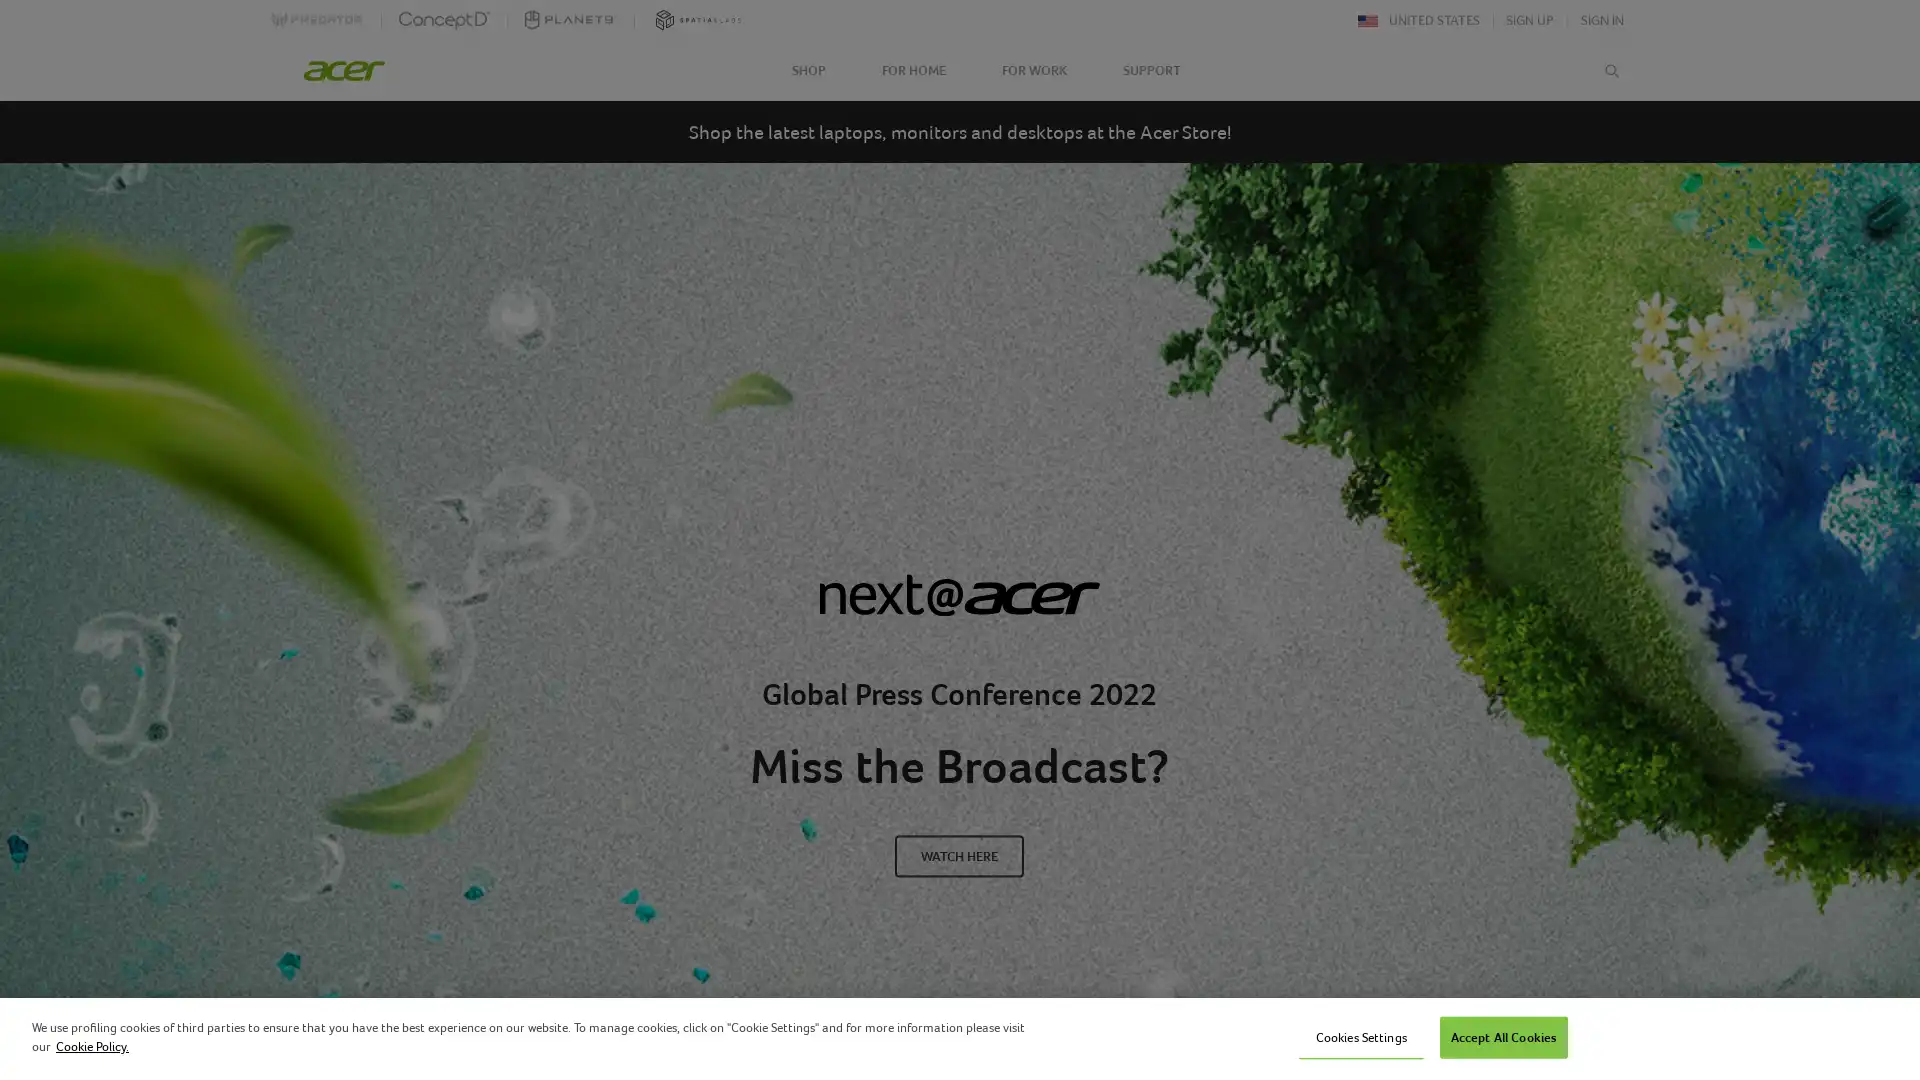 The height and width of the screenshot is (1080, 1920). What do you see at coordinates (1503, 1036) in the screenshot?
I see `Accept All Cookies` at bounding box center [1503, 1036].